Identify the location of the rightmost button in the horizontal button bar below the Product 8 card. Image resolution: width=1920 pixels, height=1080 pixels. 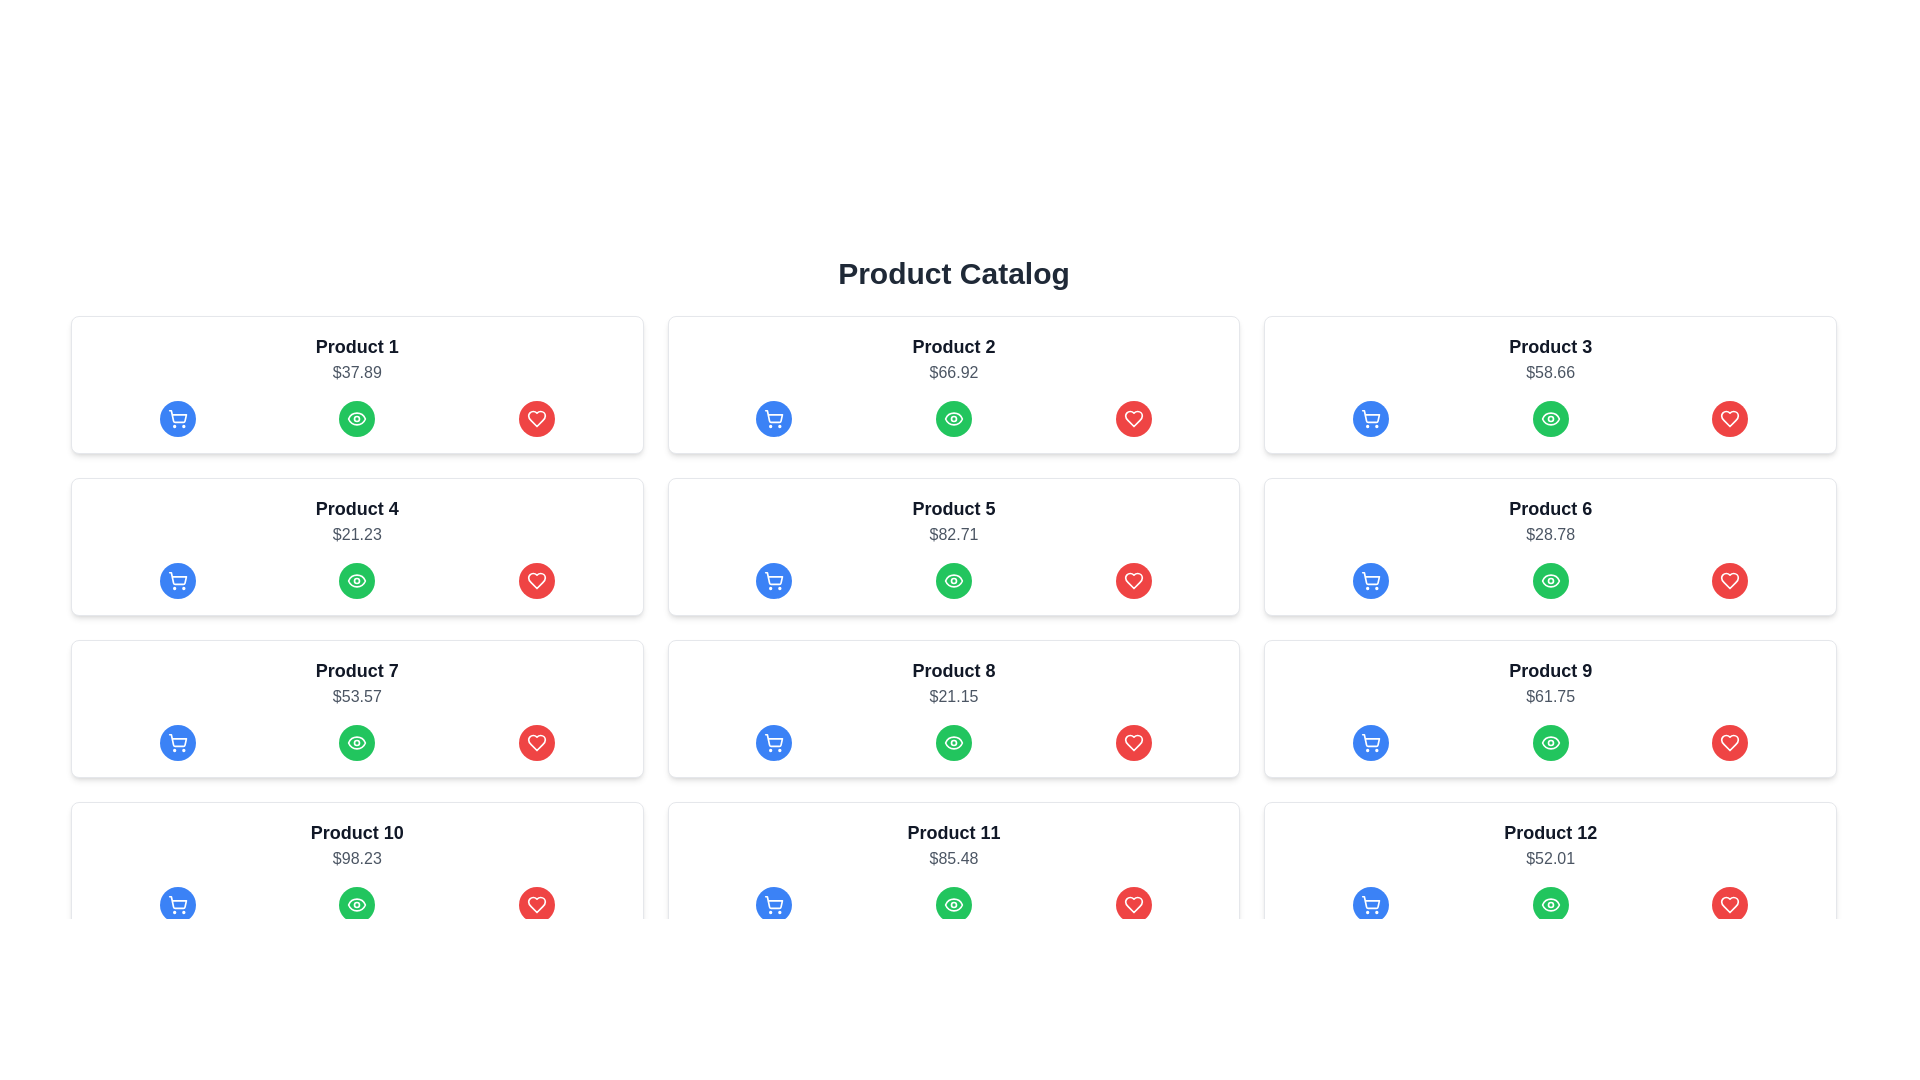
(953, 743).